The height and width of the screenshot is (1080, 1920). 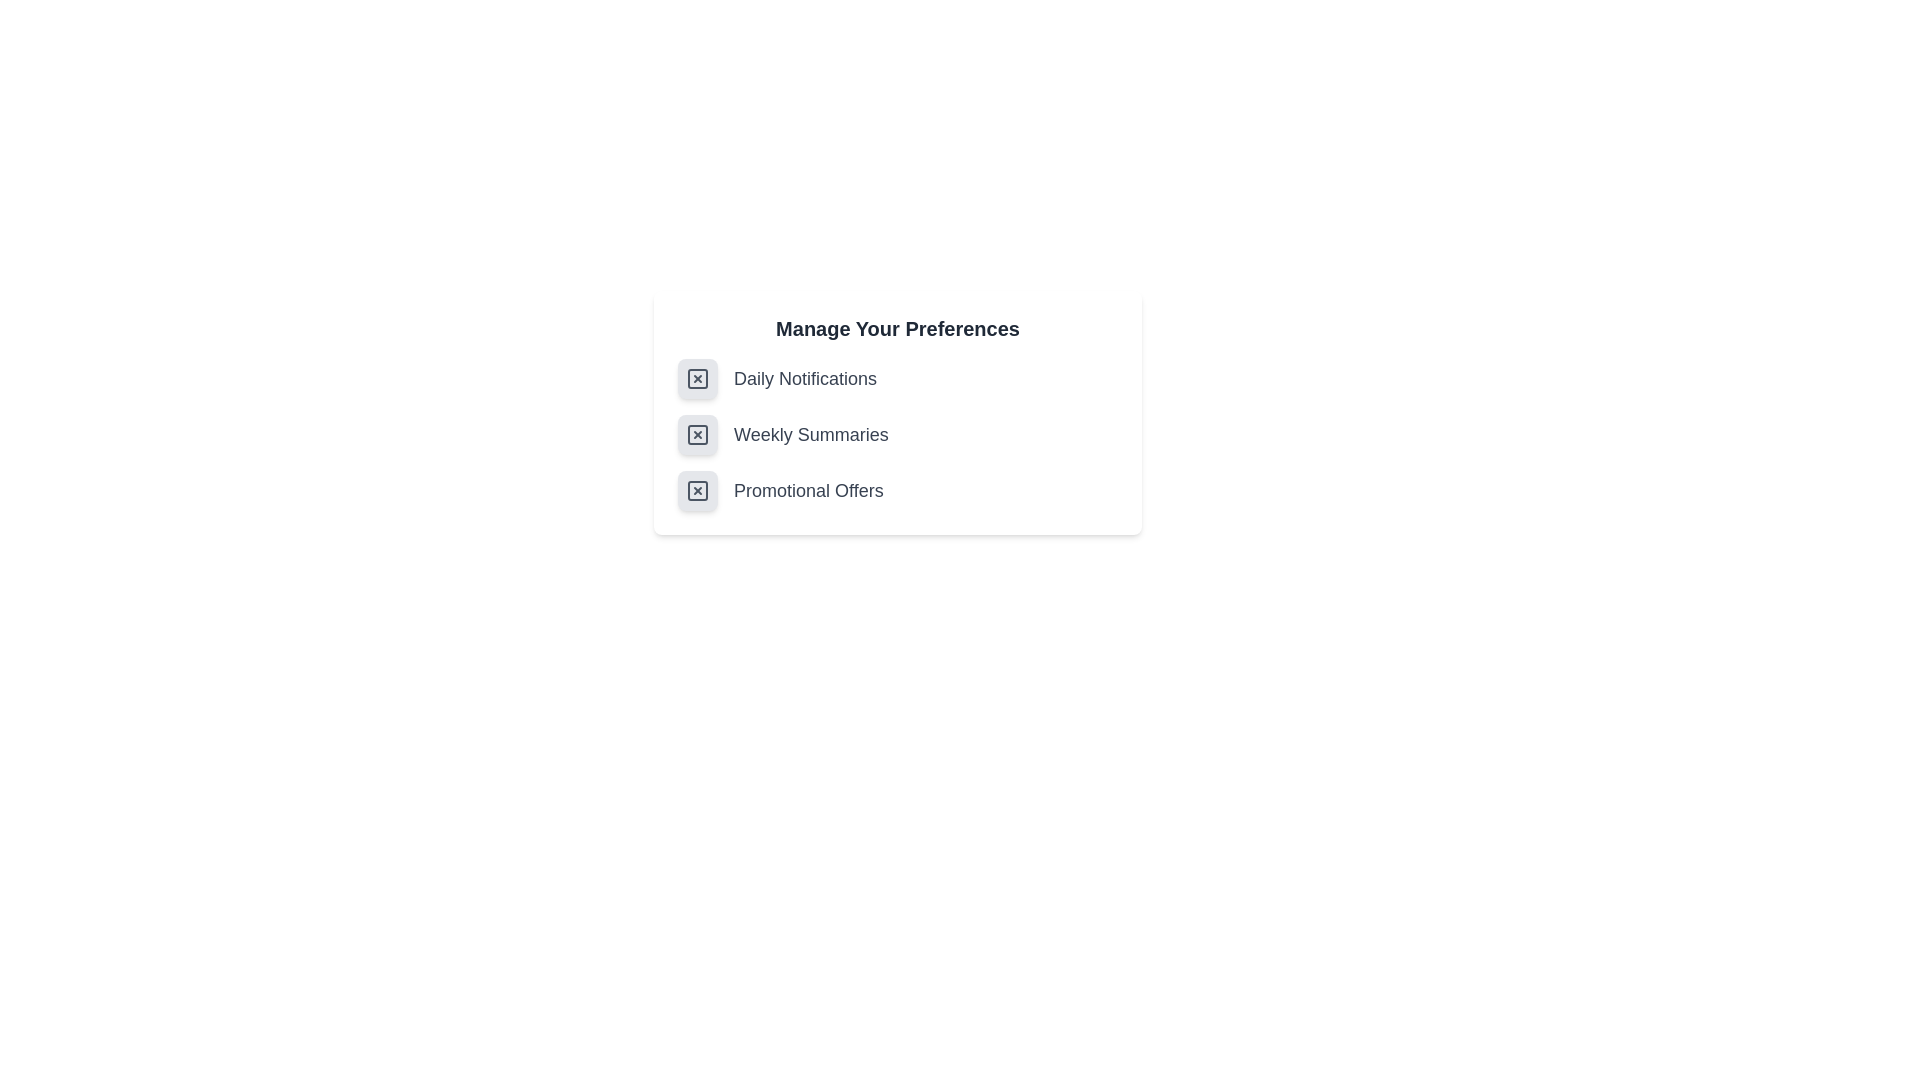 What do you see at coordinates (697, 490) in the screenshot?
I see `the toggle button associated with 'Promotional Offers'` at bounding box center [697, 490].